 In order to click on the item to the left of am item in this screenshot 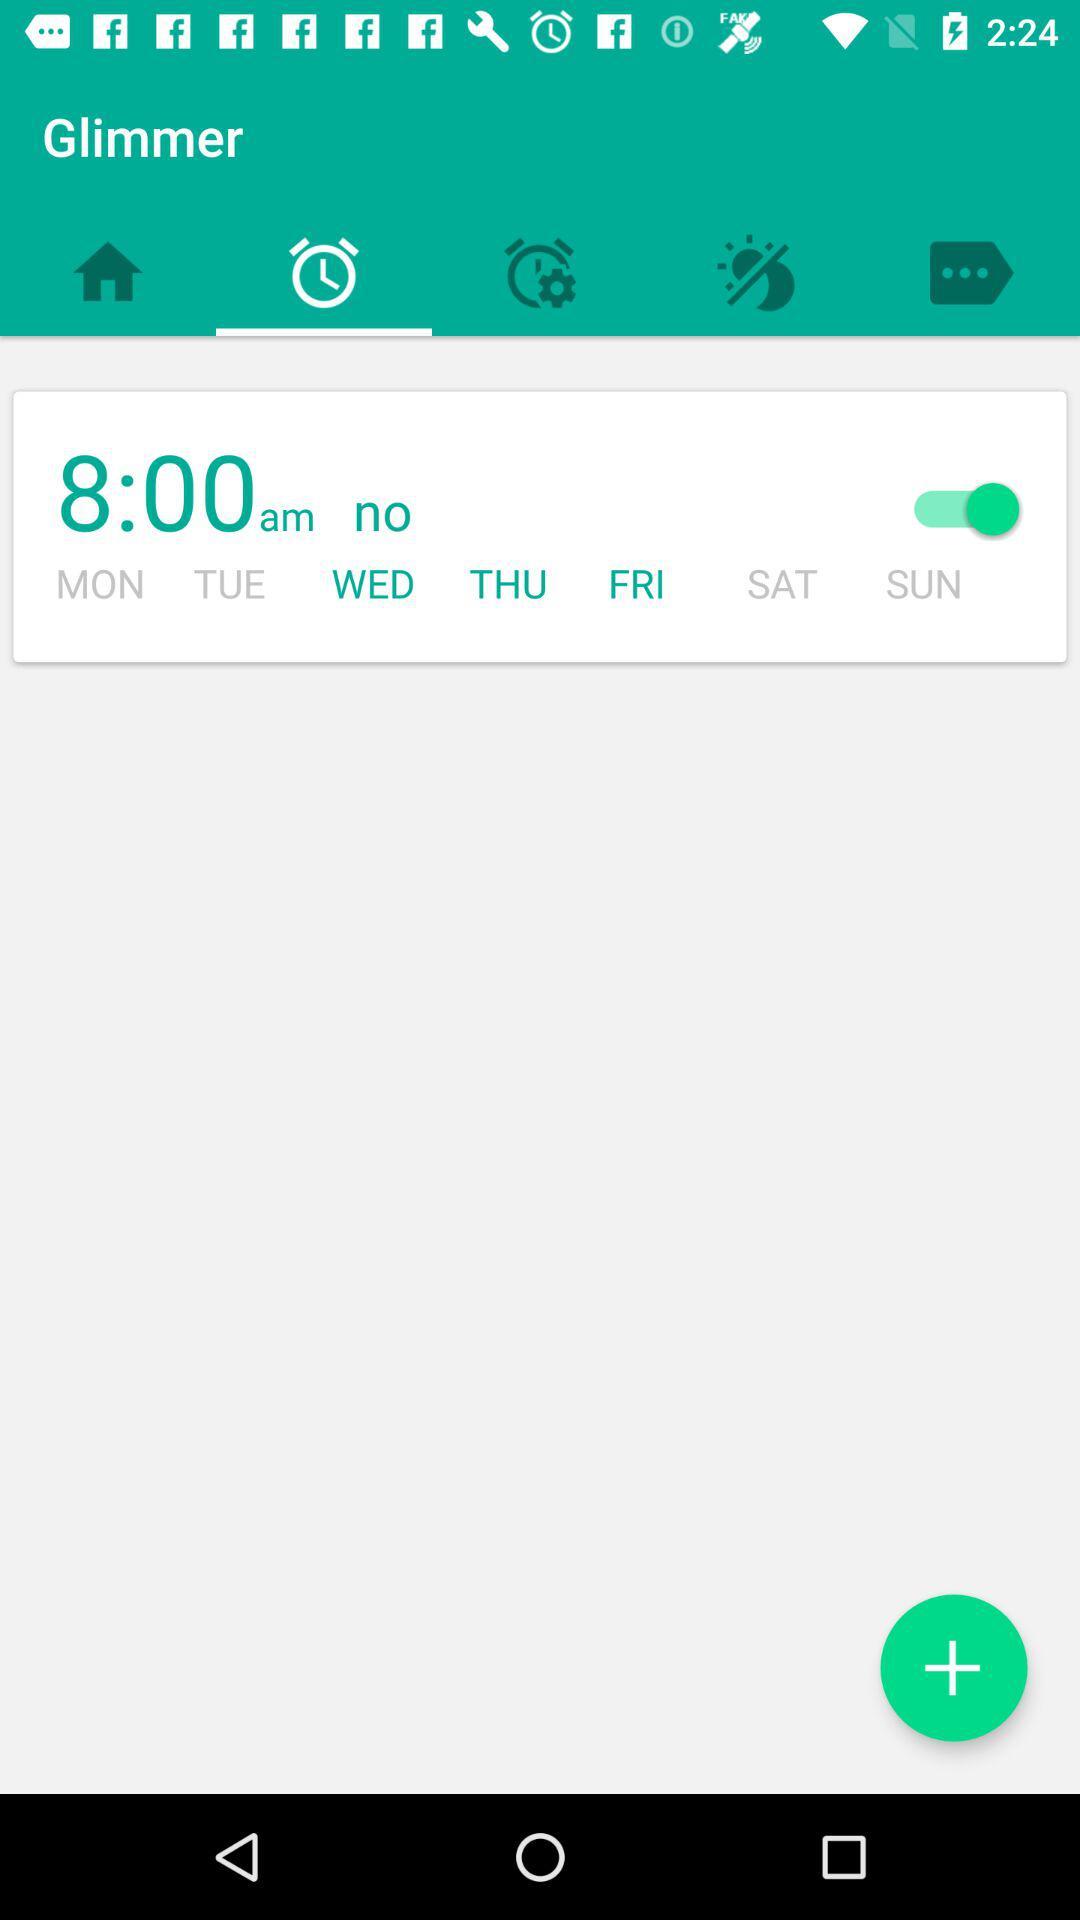, I will do `click(156, 494)`.